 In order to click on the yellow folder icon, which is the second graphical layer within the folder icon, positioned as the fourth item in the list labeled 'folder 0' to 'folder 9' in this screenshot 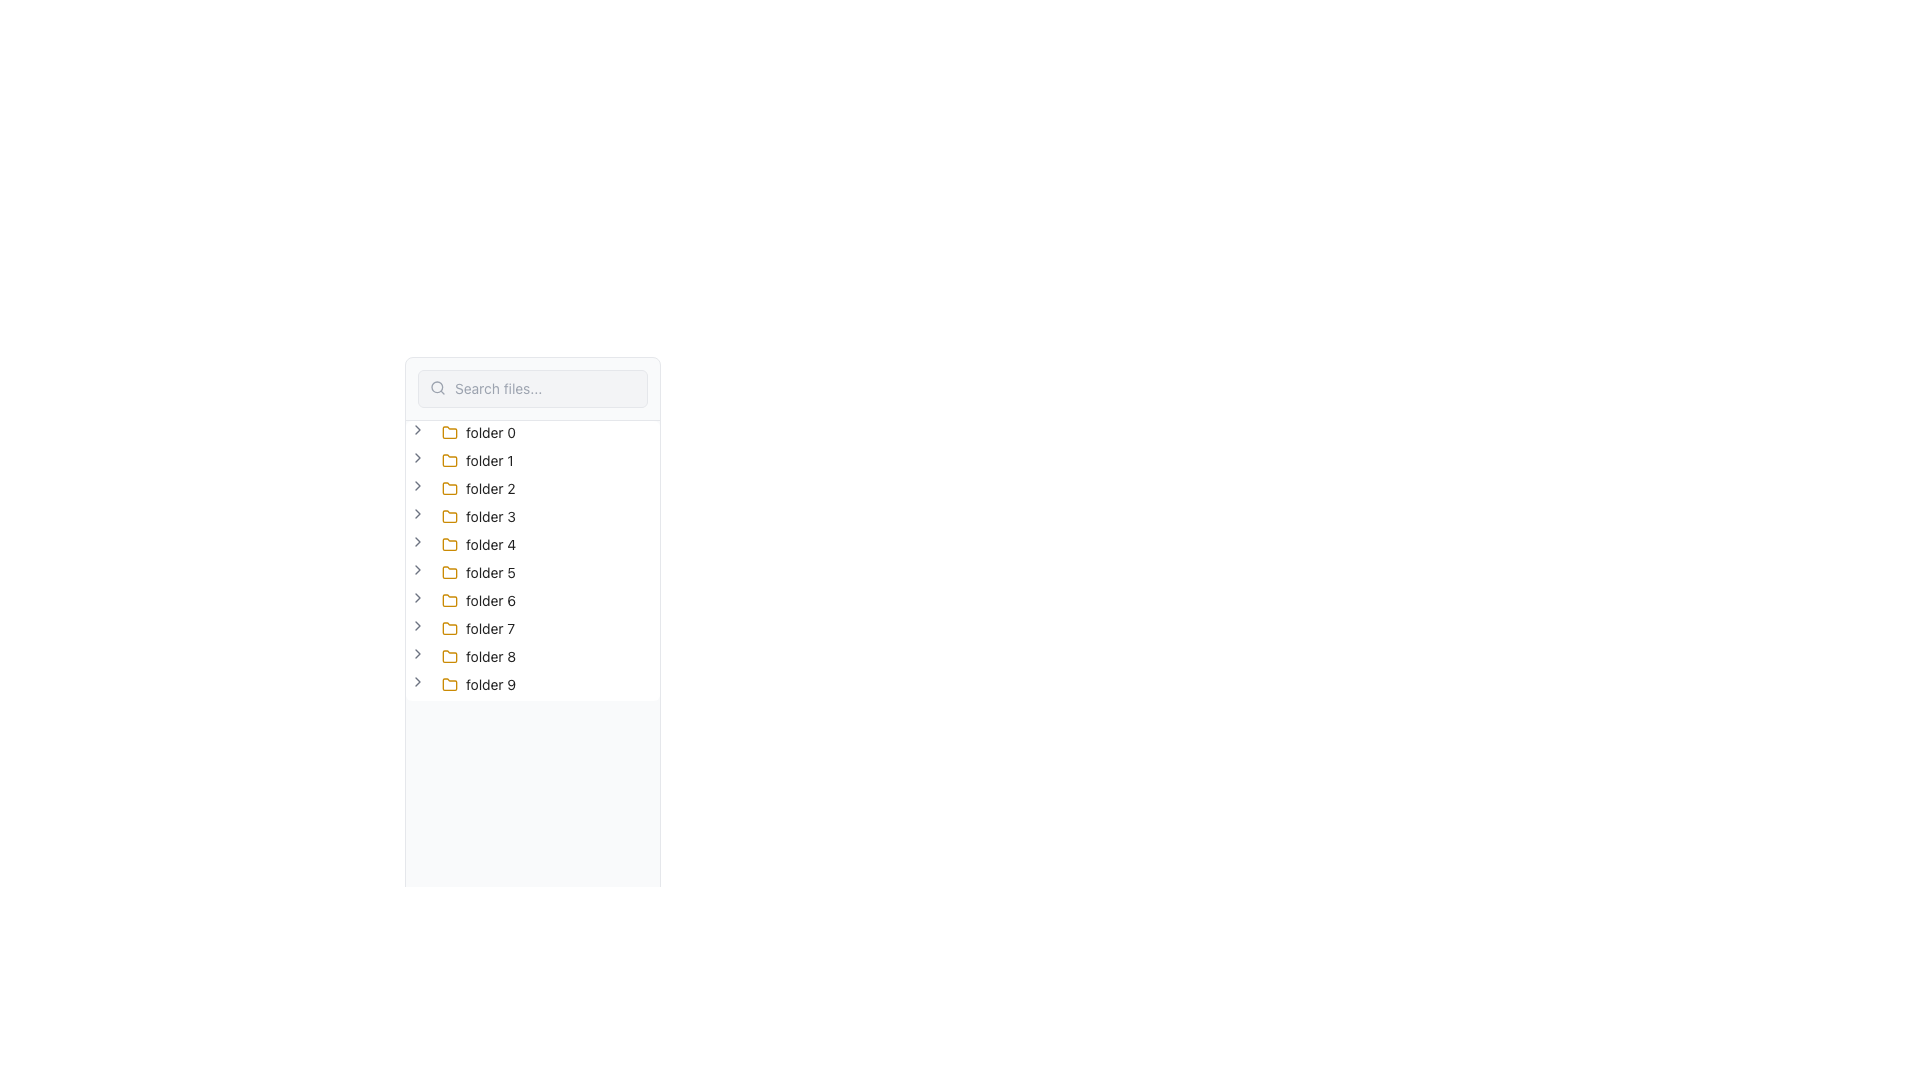, I will do `click(449, 515)`.